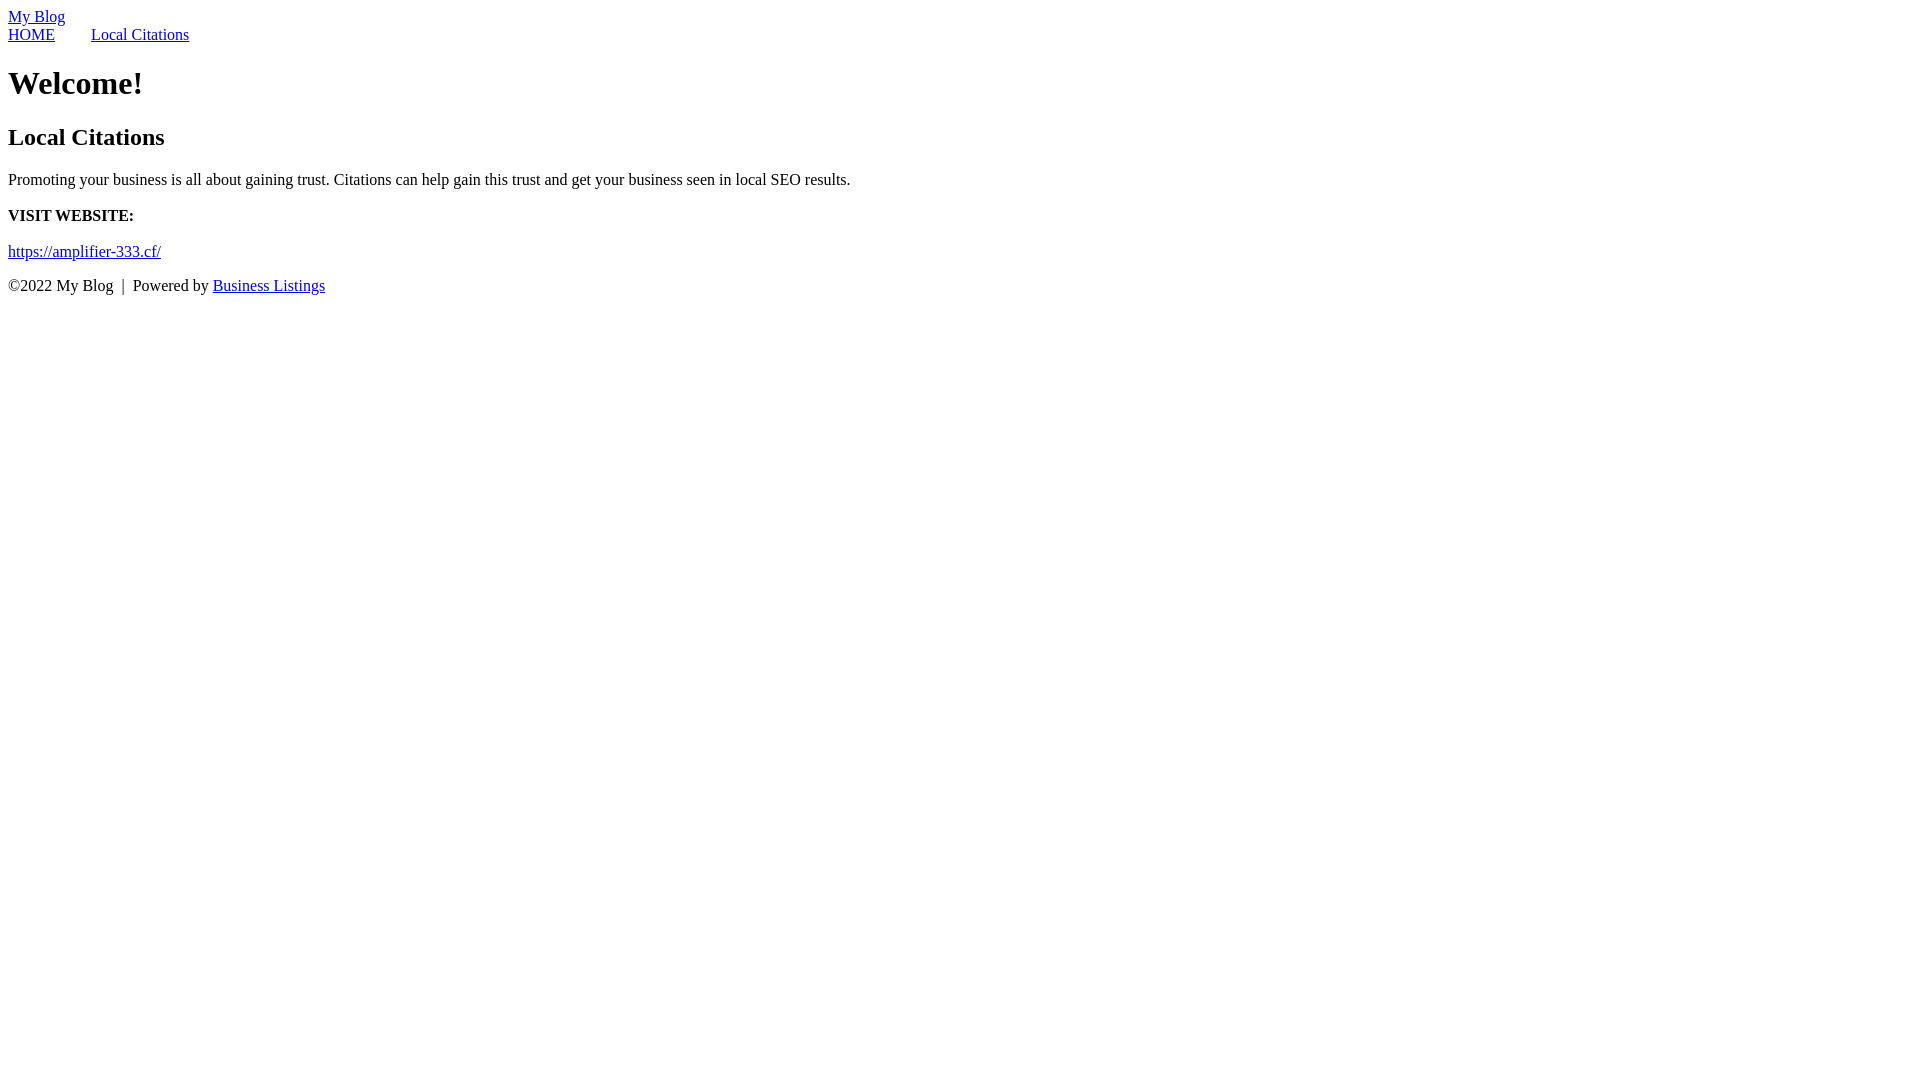 The image size is (1920, 1080). What do you see at coordinates (267, 285) in the screenshot?
I see `'Business Listings'` at bounding box center [267, 285].